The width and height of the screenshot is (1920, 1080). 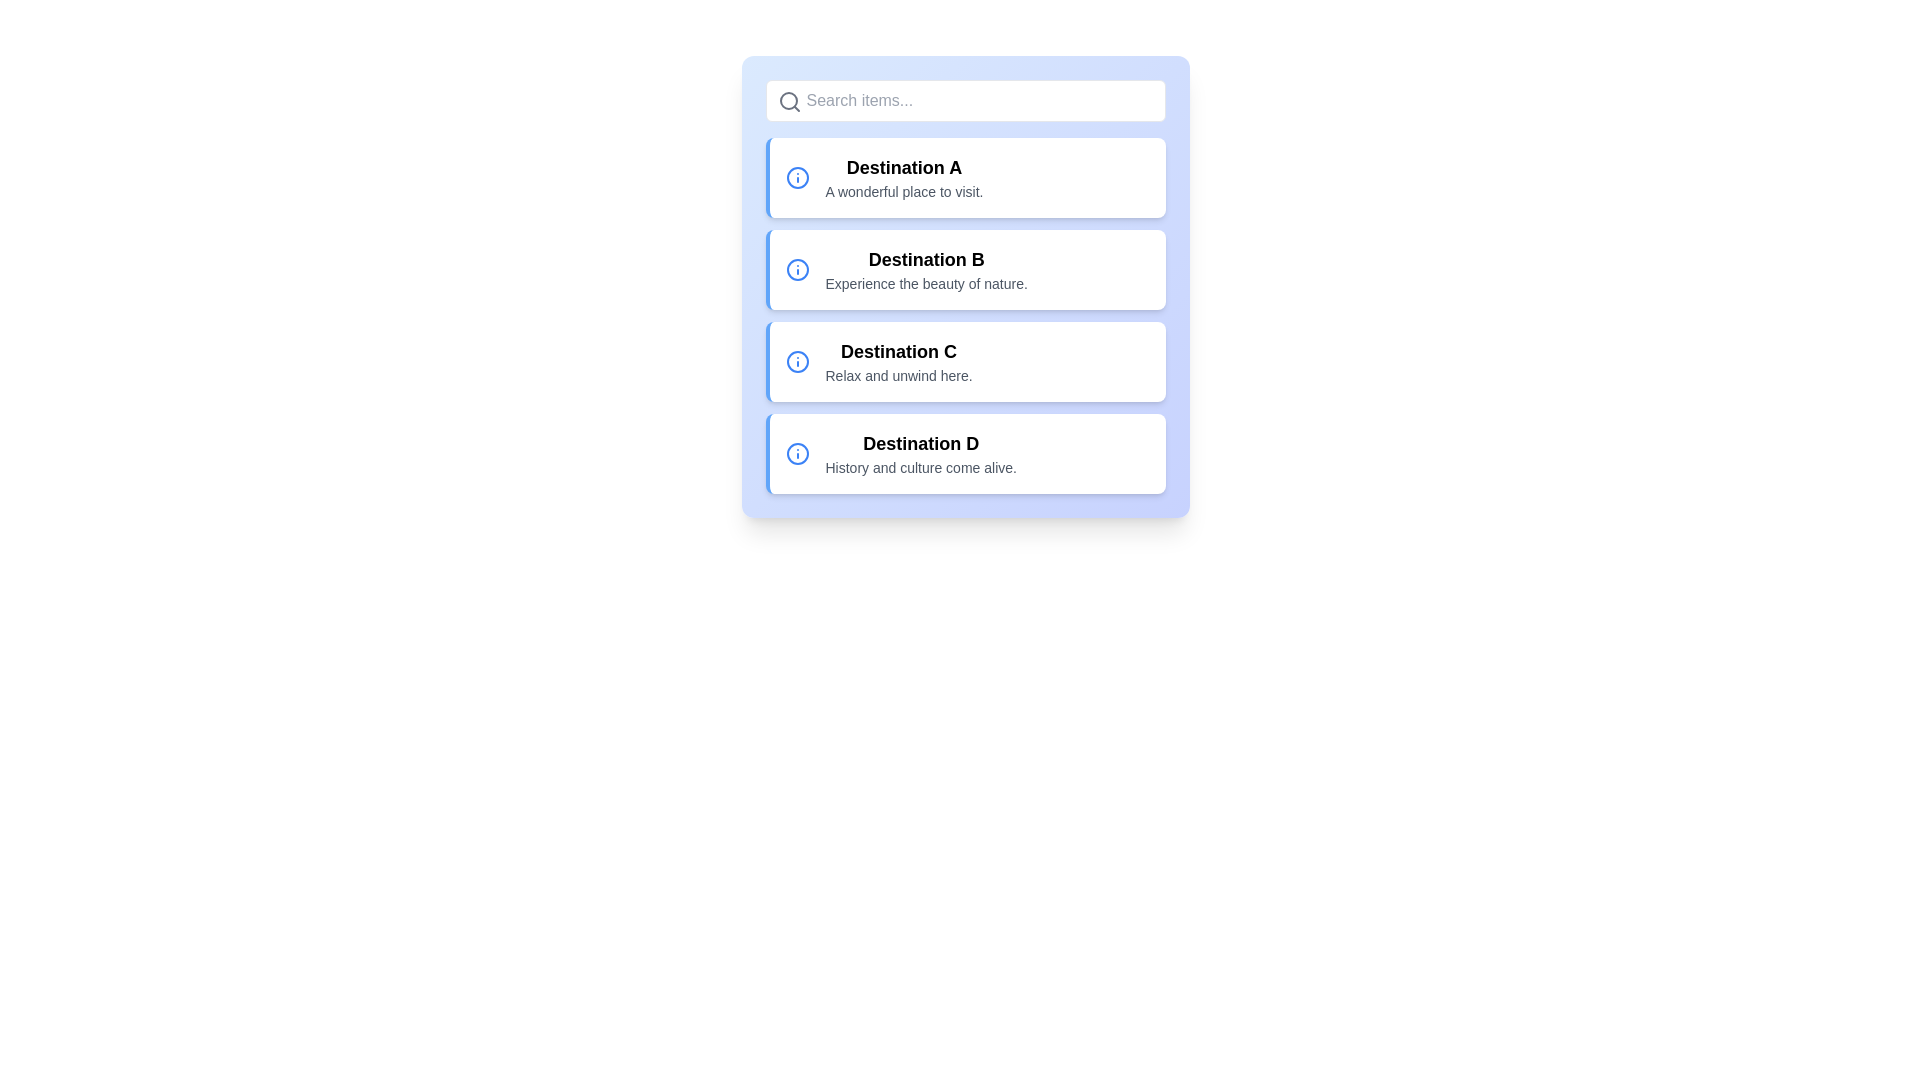 What do you see at coordinates (796, 362) in the screenshot?
I see `the Informational Icon located on the left side of the text content in the 'Destination C' section` at bounding box center [796, 362].